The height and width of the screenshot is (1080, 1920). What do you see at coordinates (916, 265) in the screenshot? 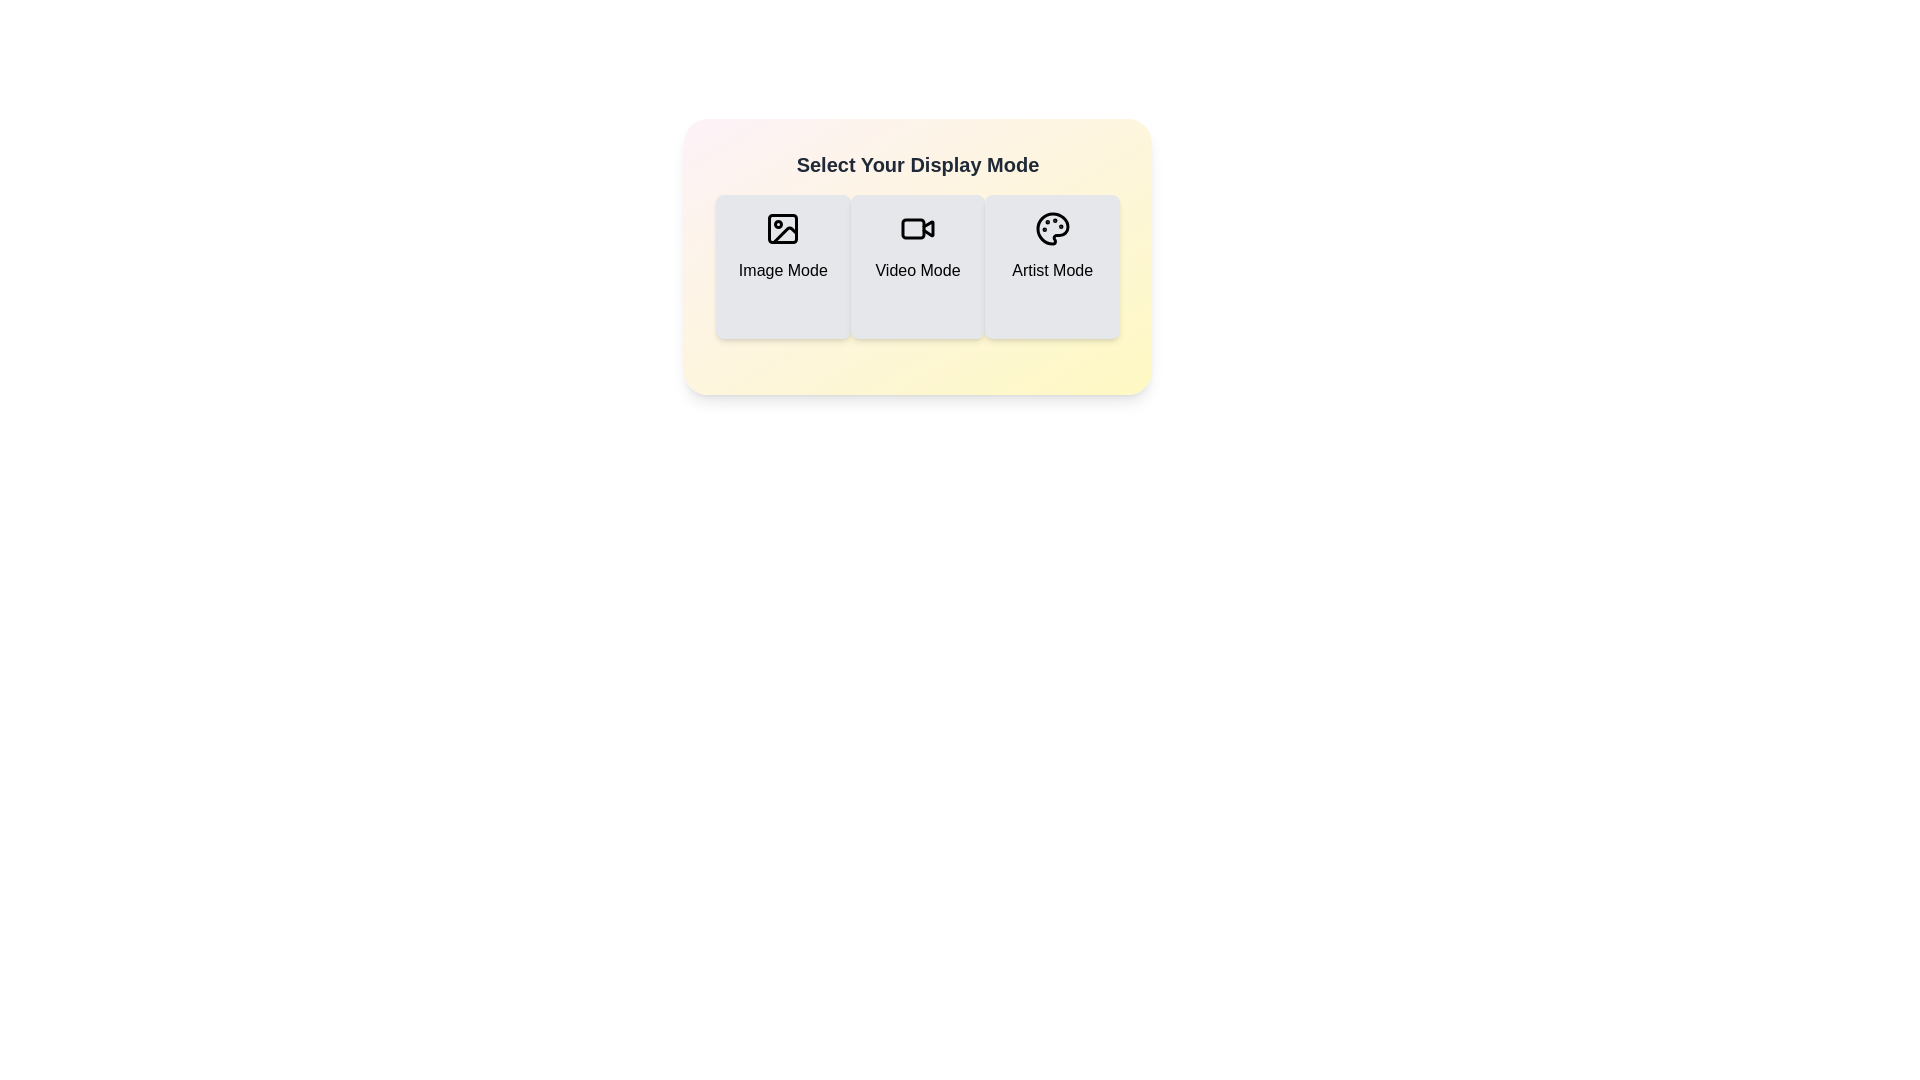
I see `the display mode by clicking the button corresponding to Video Mode` at bounding box center [916, 265].